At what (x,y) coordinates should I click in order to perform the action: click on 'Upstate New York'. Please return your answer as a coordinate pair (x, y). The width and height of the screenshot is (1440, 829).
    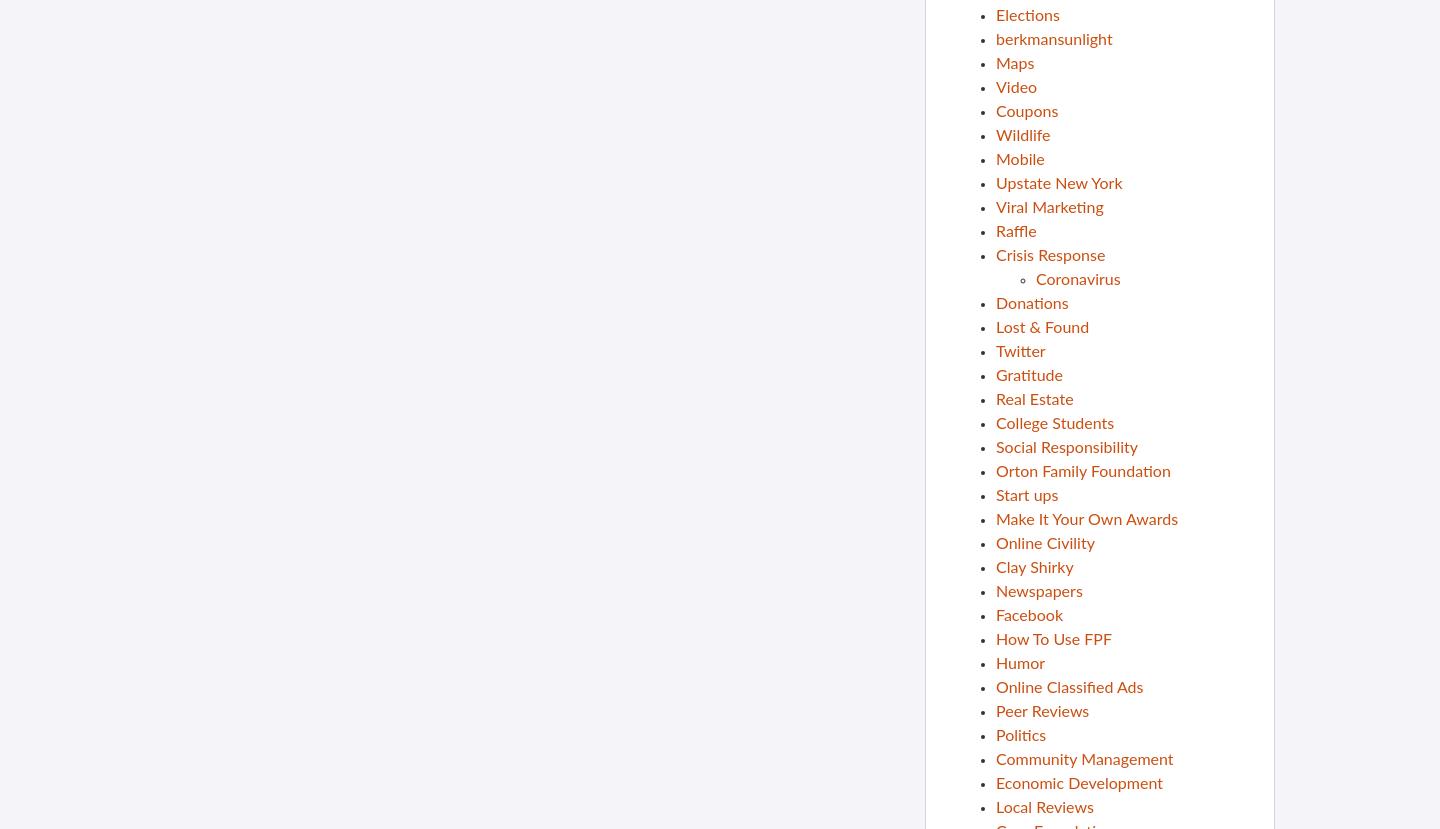
    Looking at the image, I should click on (1058, 182).